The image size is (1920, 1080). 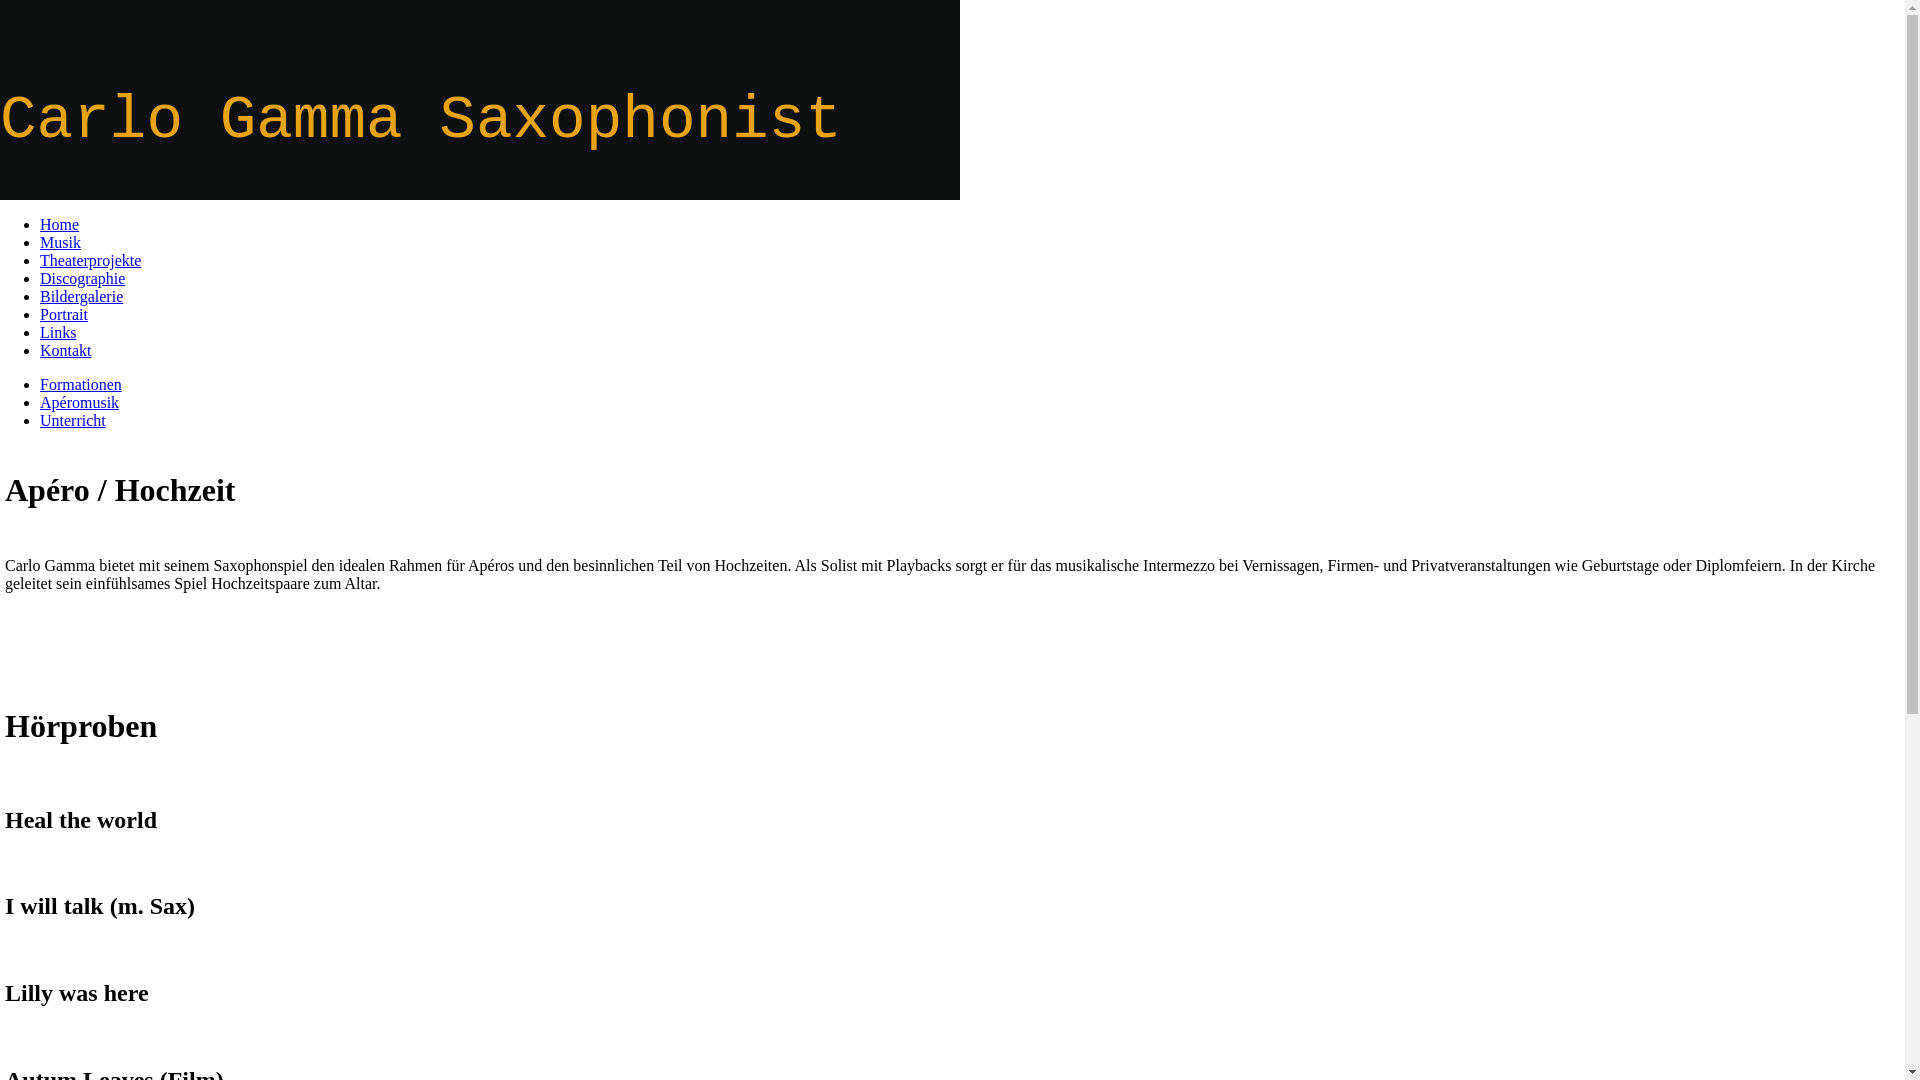 What do you see at coordinates (80, 384) in the screenshot?
I see `'Formationen'` at bounding box center [80, 384].